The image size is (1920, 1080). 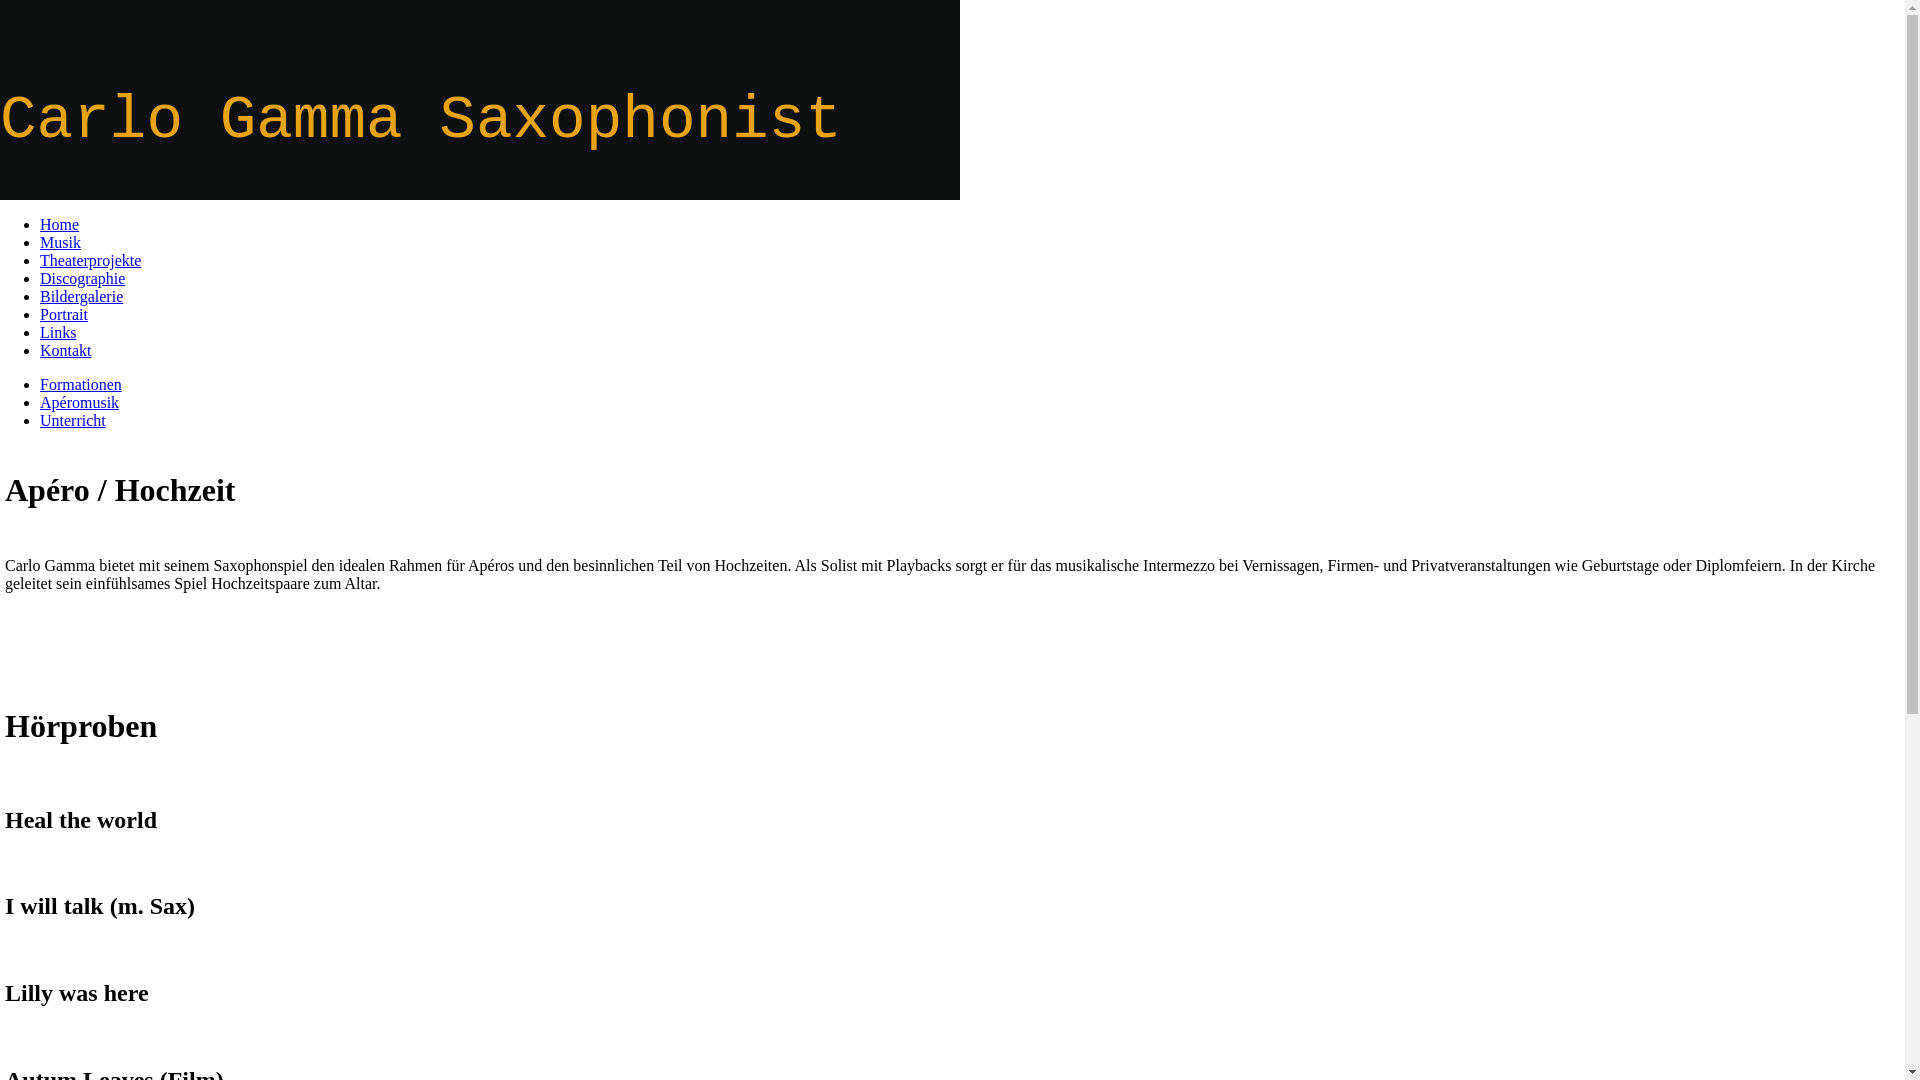 What do you see at coordinates (80, 384) in the screenshot?
I see `'Formationen'` at bounding box center [80, 384].